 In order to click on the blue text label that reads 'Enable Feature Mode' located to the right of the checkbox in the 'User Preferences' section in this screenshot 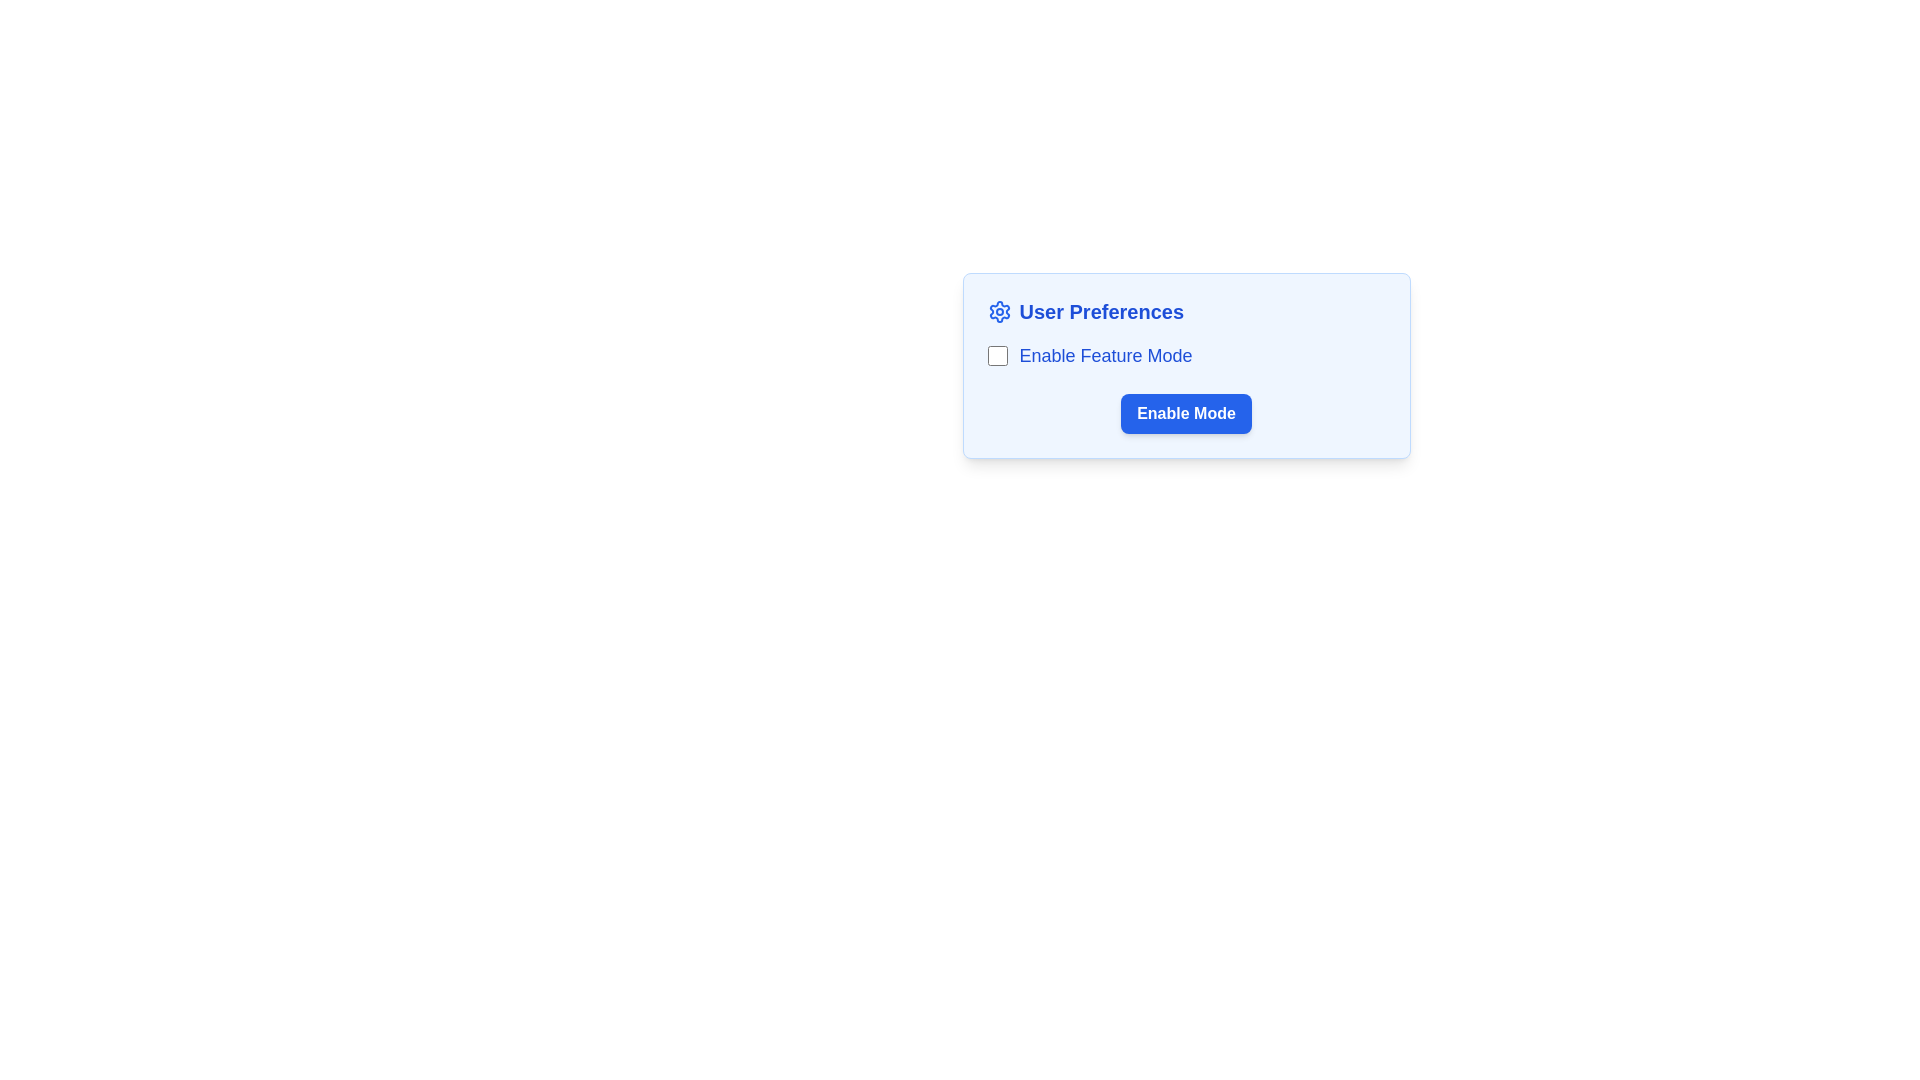, I will do `click(1105, 354)`.